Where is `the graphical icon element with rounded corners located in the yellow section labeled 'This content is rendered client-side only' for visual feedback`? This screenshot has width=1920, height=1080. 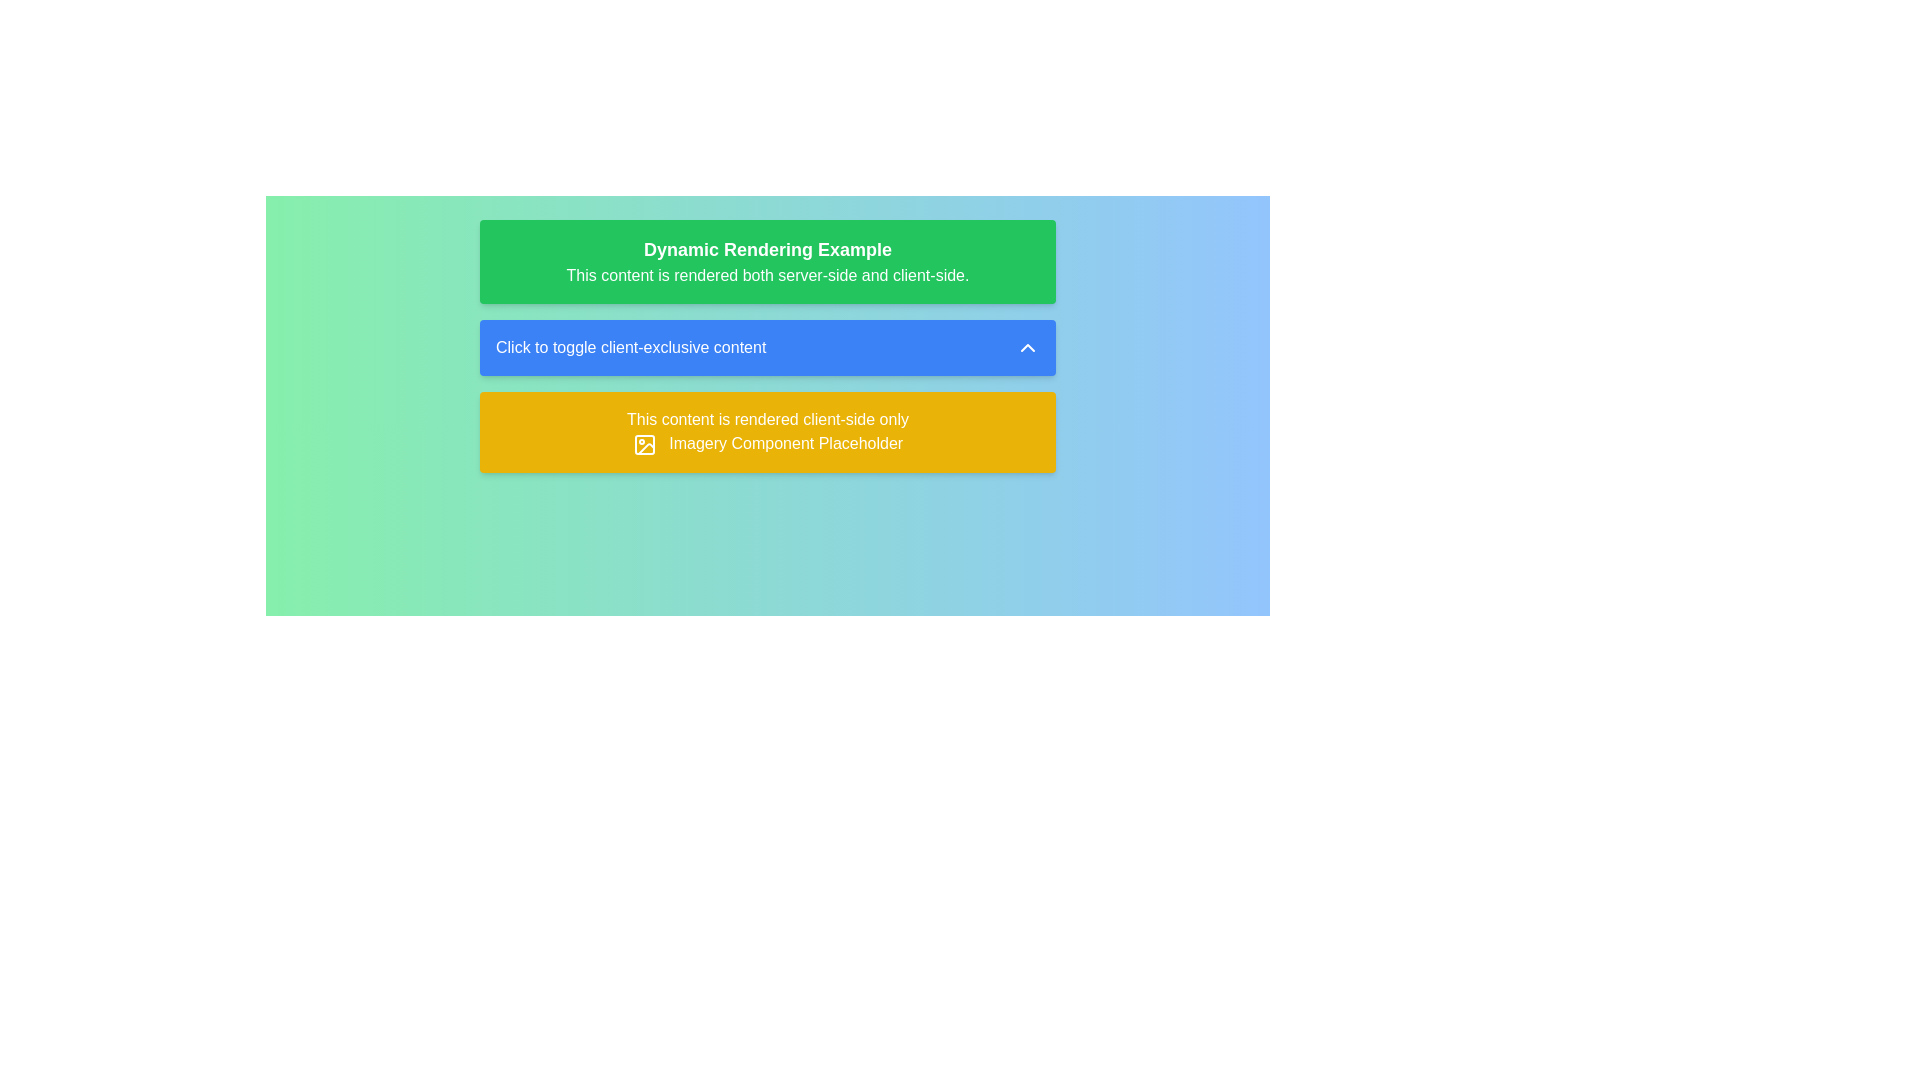 the graphical icon element with rounded corners located in the yellow section labeled 'This content is rendered client-side only' for visual feedback is located at coordinates (644, 443).